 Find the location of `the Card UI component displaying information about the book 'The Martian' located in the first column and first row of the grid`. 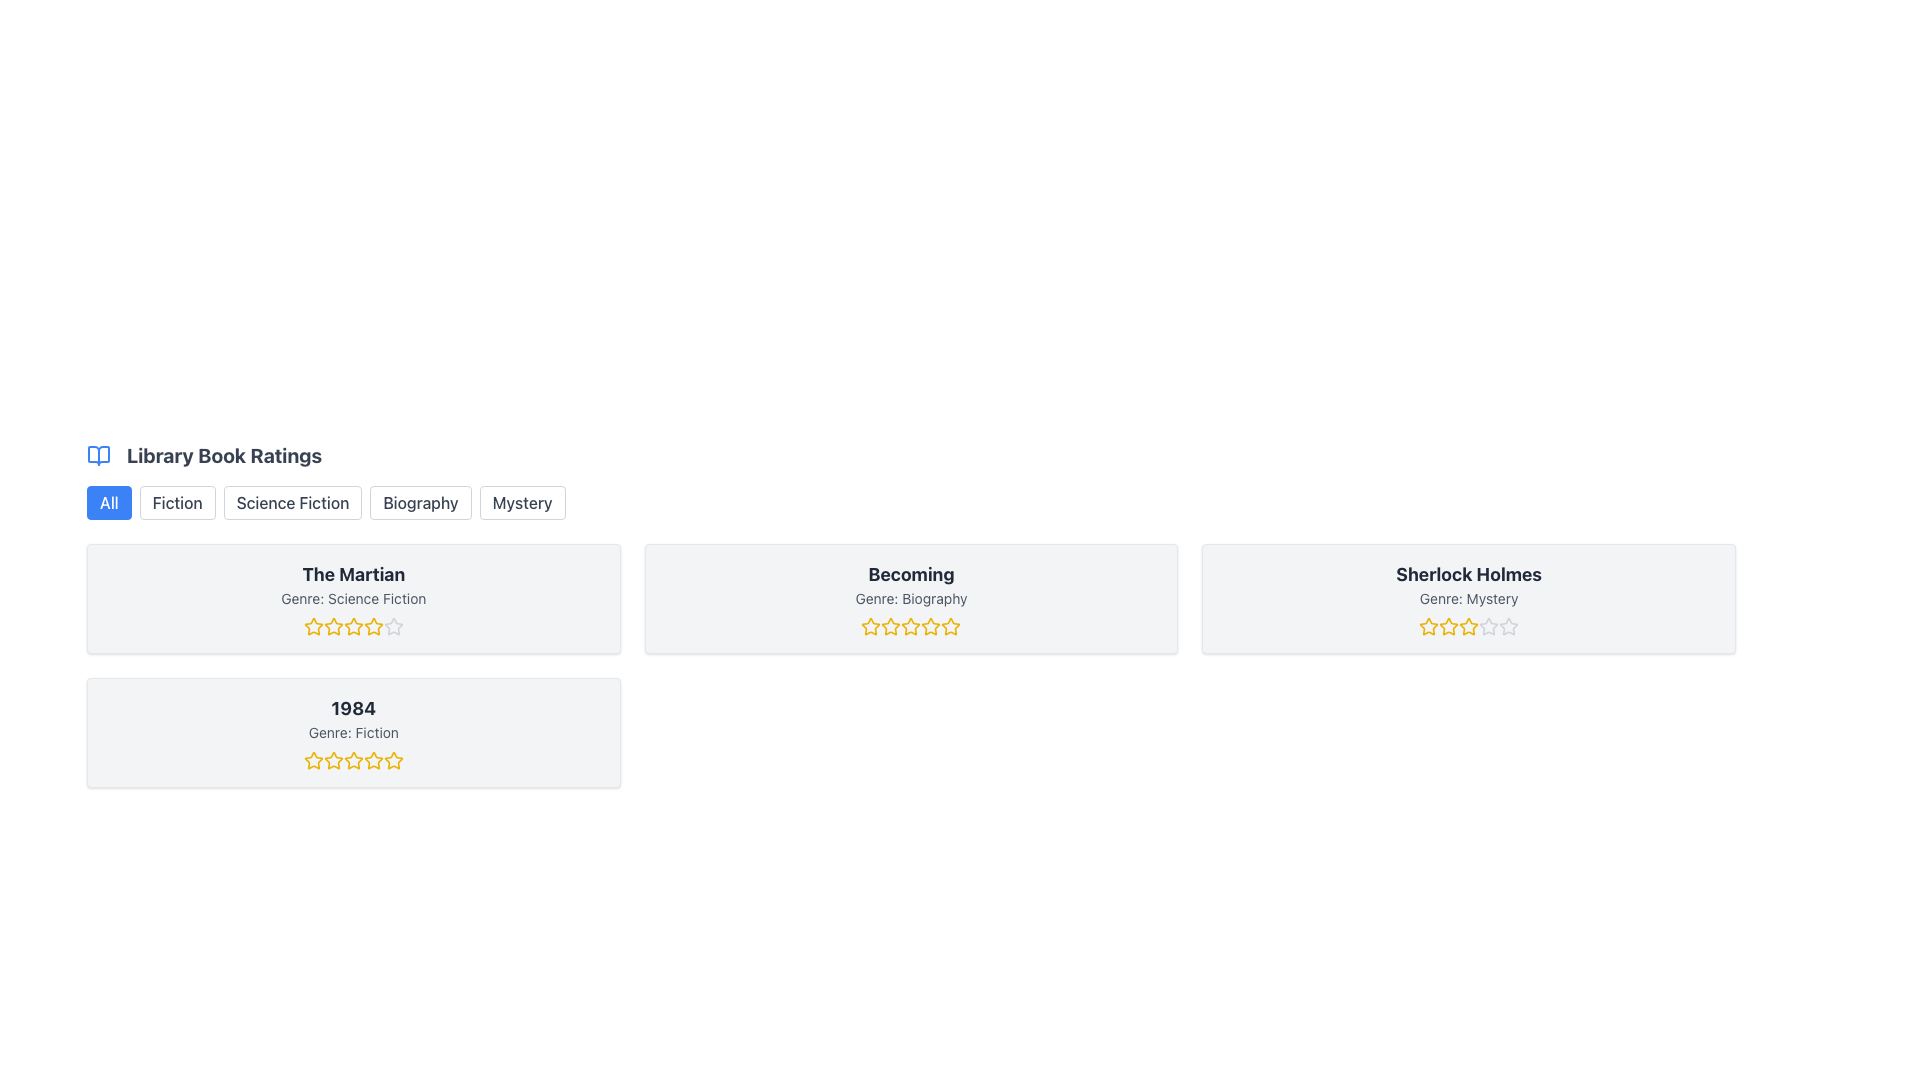

the Card UI component displaying information about the book 'The Martian' located in the first column and first row of the grid is located at coordinates (353, 597).